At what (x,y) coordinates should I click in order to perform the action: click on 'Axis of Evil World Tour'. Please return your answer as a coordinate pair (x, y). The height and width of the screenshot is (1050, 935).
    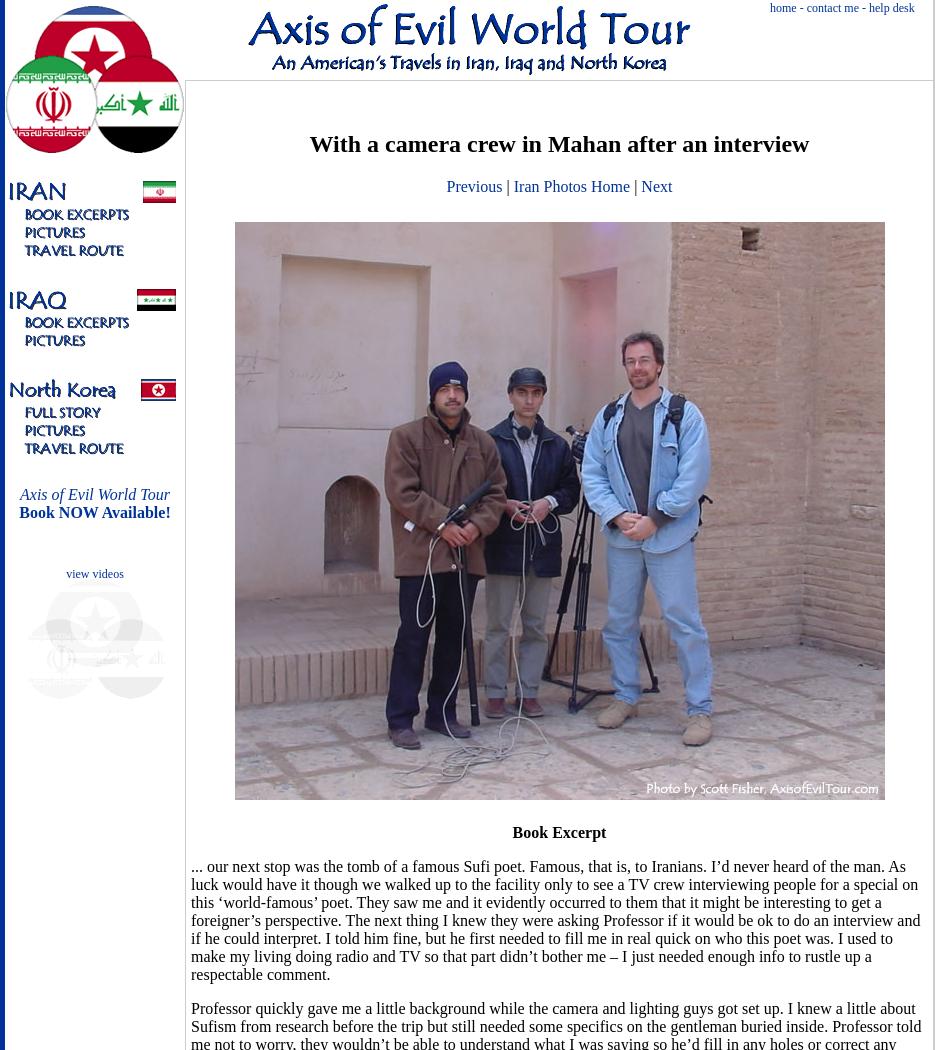
    Looking at the image, I should click on (19, 493).